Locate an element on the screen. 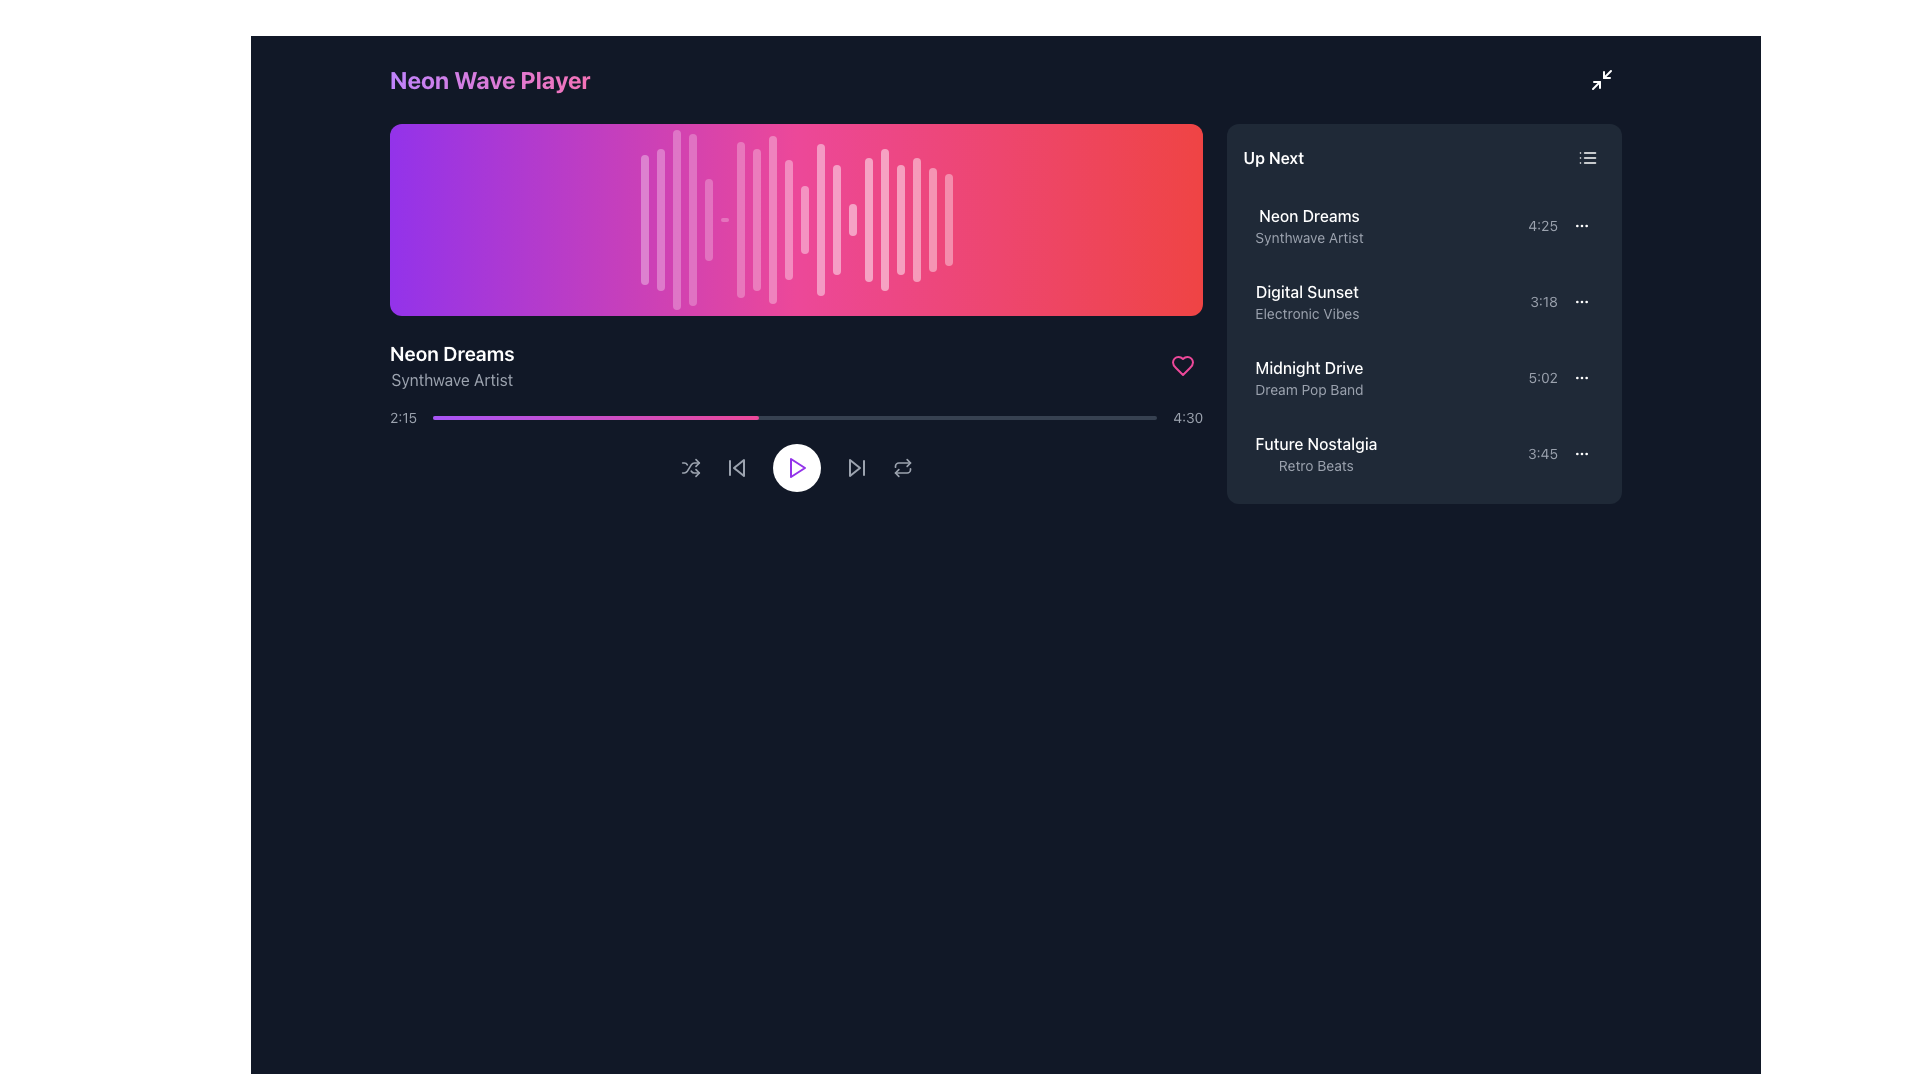 This screenshot has height=1080, width=1920. the first List item representing a media entry titled 'Neon Dreams' is located at coordinates (1423, 225).